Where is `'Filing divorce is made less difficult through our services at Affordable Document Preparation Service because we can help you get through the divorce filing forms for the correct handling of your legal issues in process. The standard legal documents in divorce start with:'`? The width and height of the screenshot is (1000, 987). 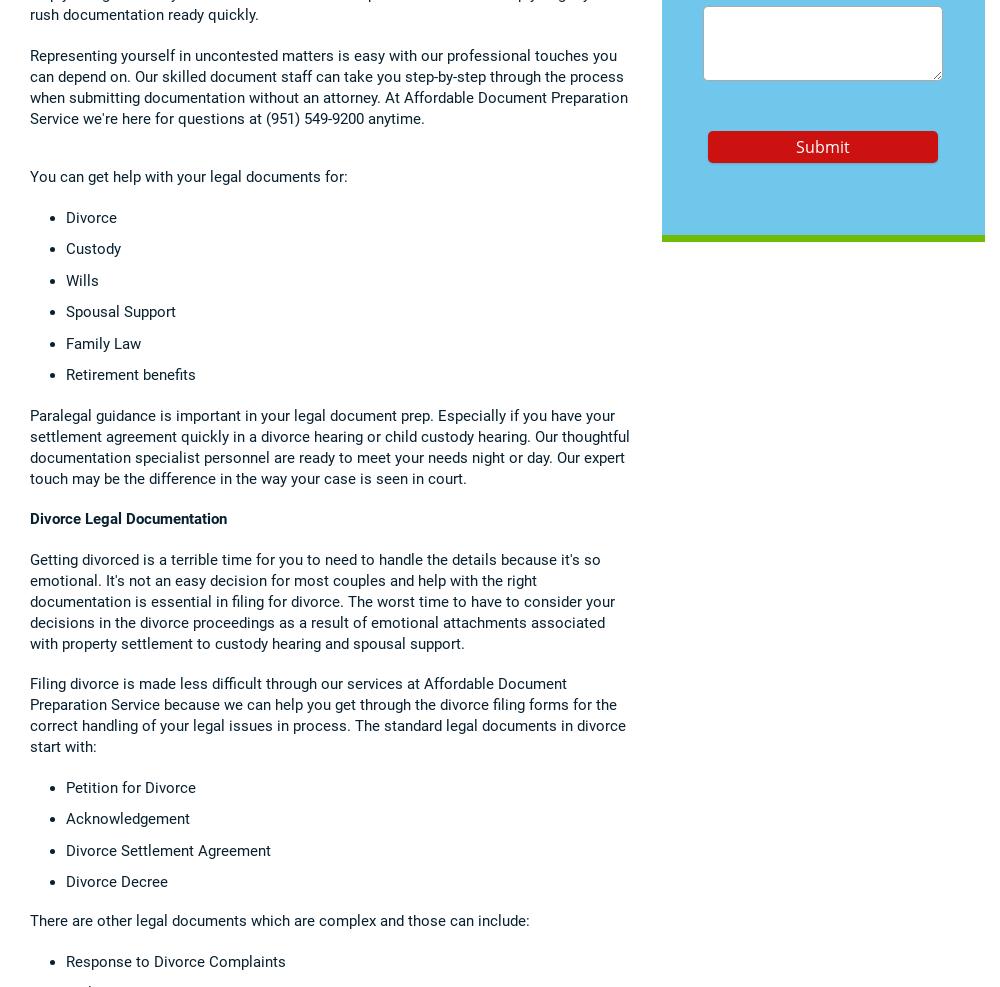
'Filing divorce is made less difficult through our services at Affordable Document Preparation Service because we can help you get through the divorce filing forms for the correct handling of your legal issues in process. The standard legal documents in divorce start with:' is located at coordinates (30, 714).